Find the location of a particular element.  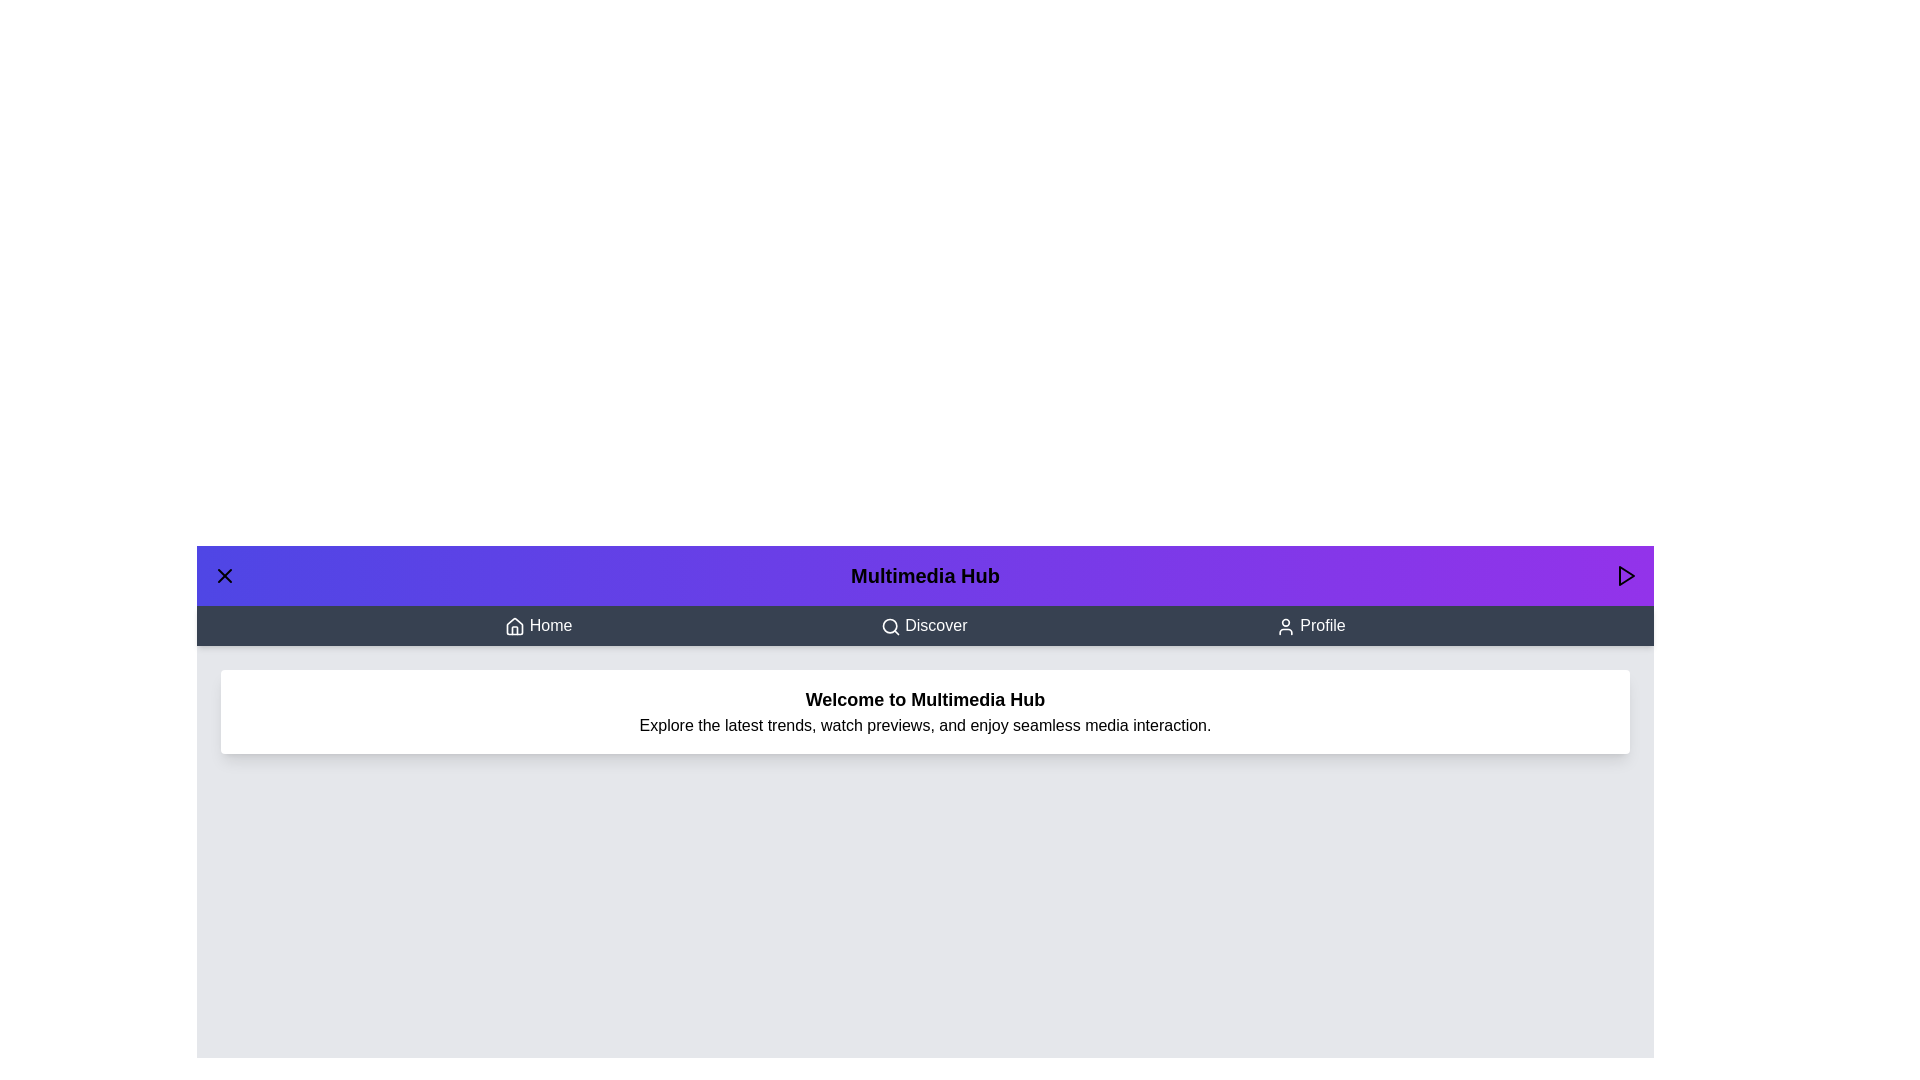

the play/pause button to toggle the media state is located at coordinates (1626, 575).